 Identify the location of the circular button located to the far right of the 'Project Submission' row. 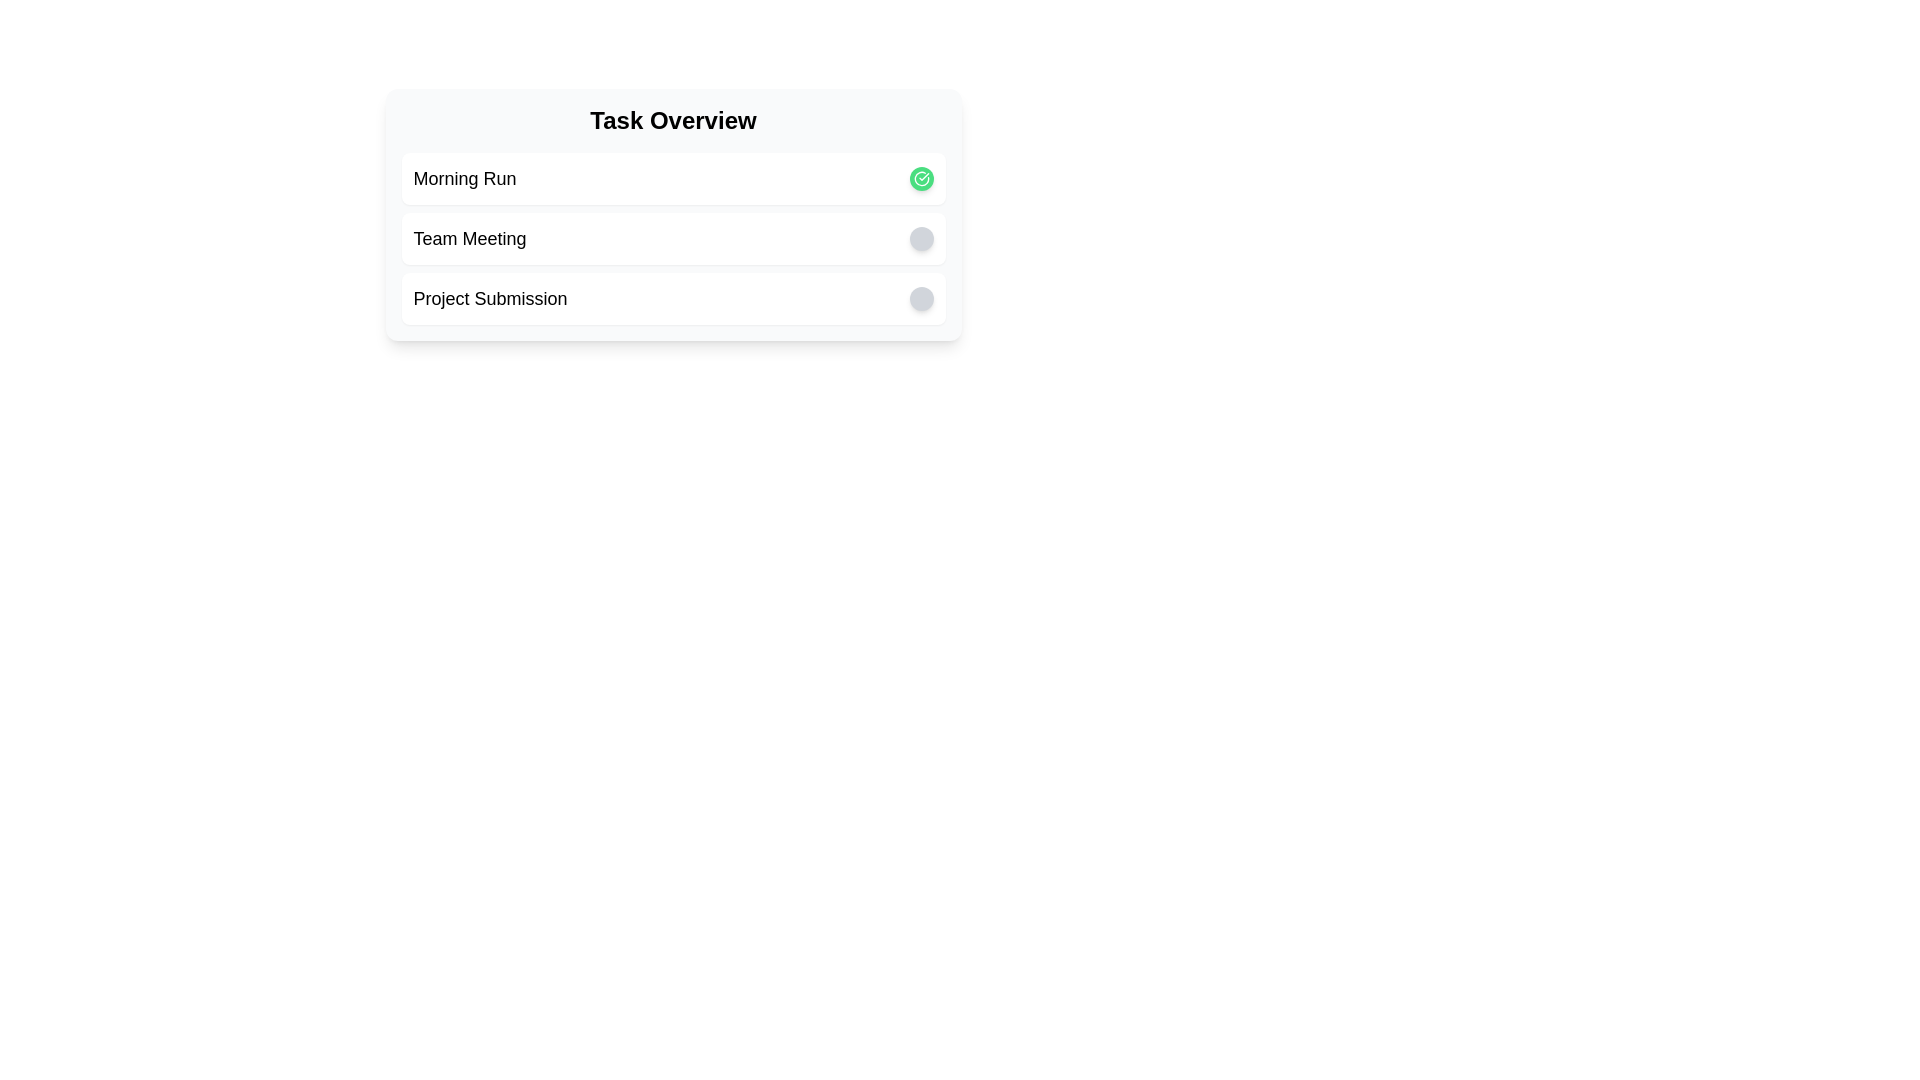
(920, 299).